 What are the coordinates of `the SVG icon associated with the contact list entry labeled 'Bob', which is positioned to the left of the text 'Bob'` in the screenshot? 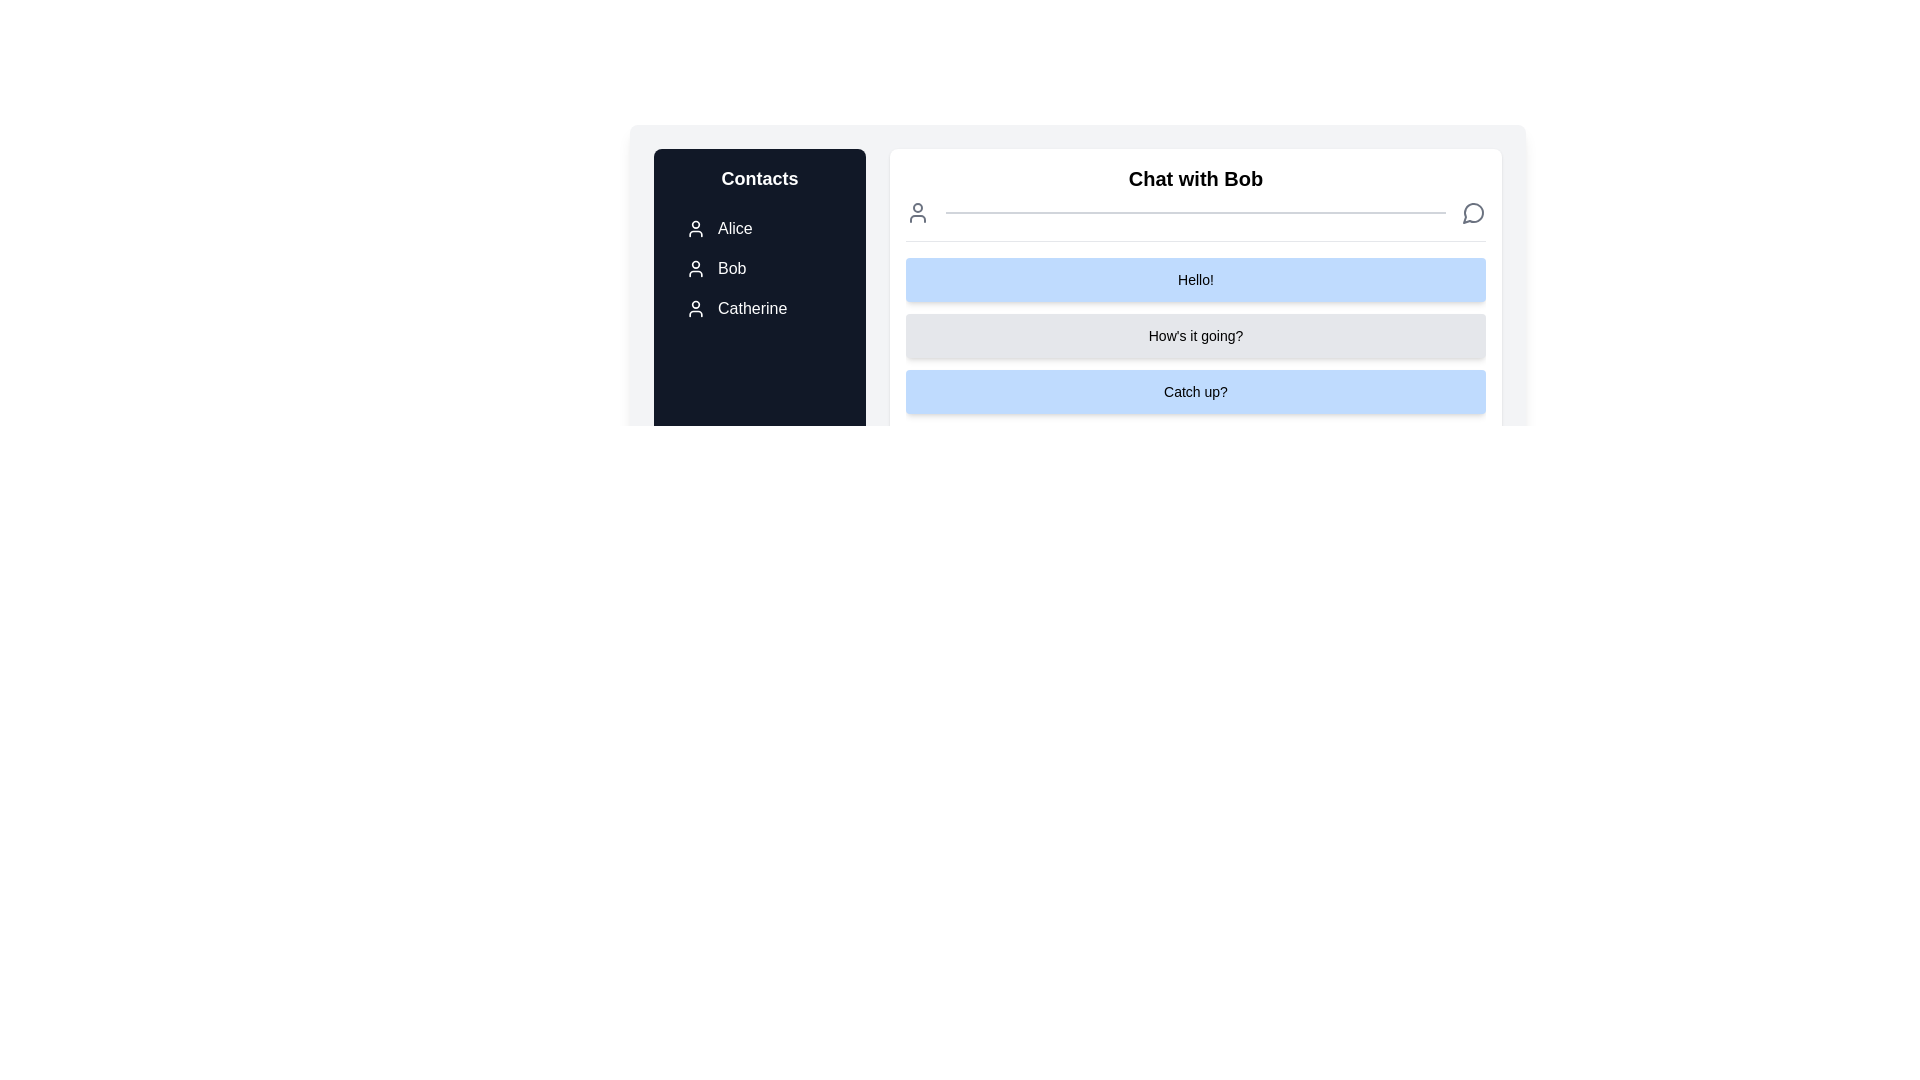 It's located at (696, 268).